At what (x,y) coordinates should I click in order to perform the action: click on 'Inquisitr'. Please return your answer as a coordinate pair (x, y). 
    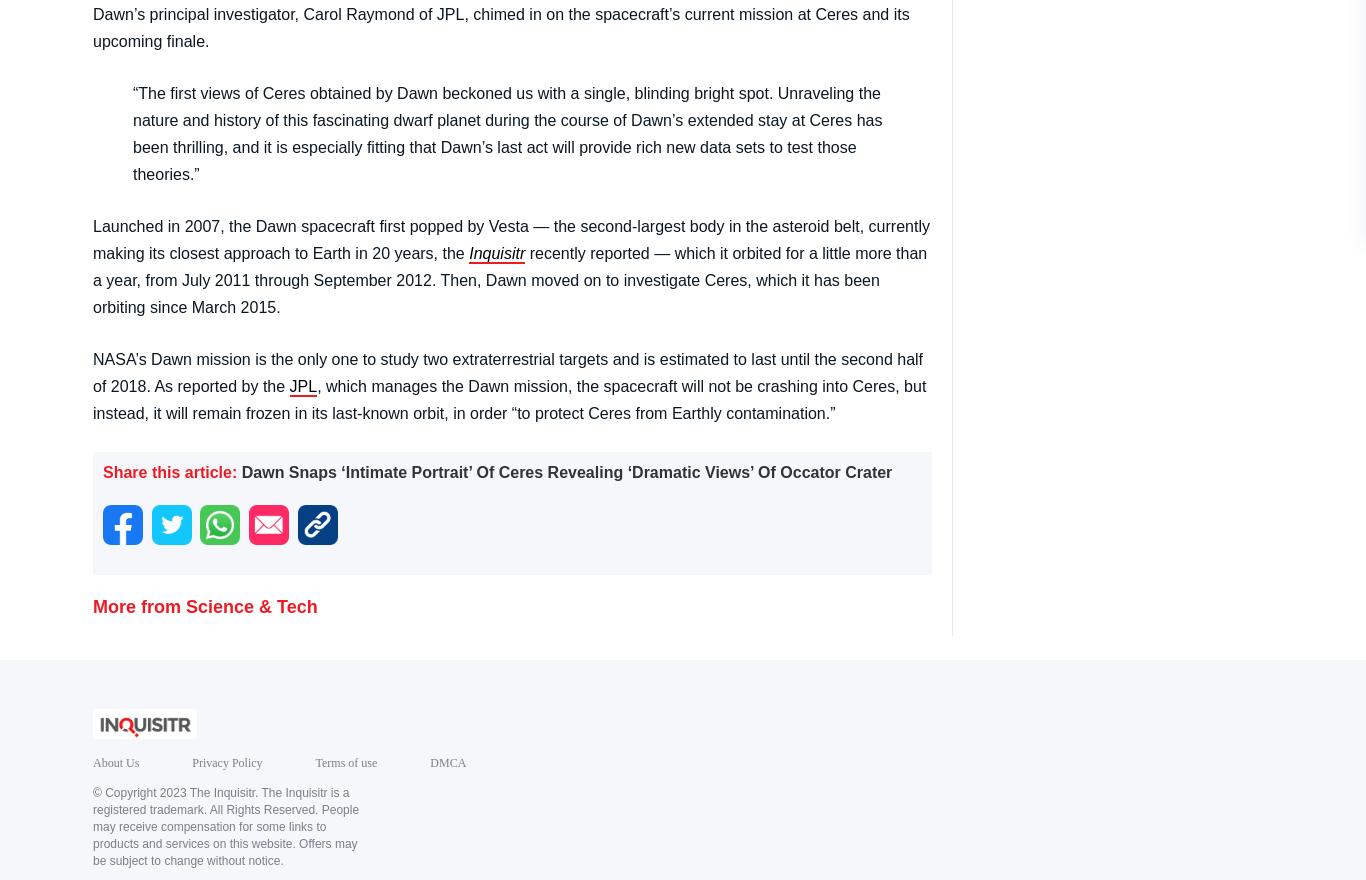
    Looking at the image, I should click on (496, 251).